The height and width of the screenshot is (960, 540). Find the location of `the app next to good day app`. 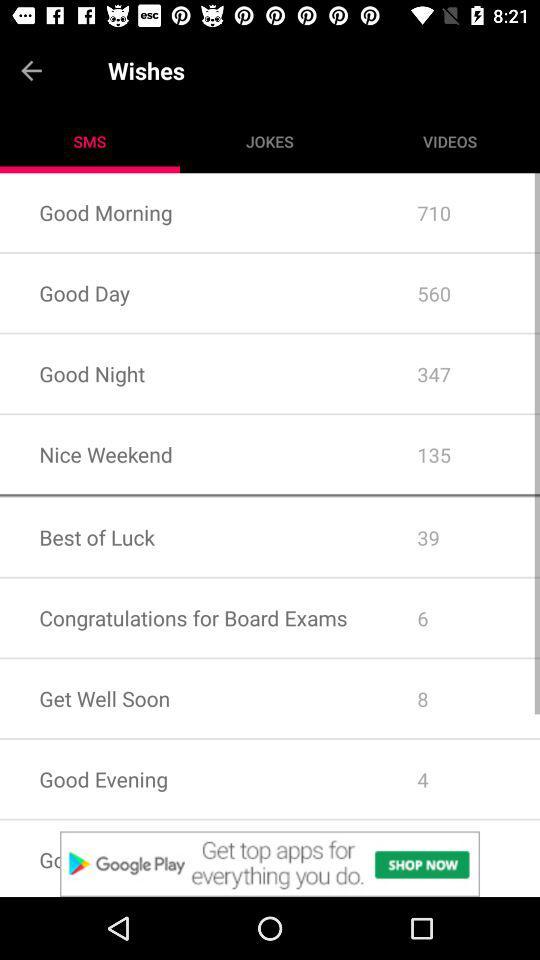

the app next to good day app is located at coordinates (459, 373).